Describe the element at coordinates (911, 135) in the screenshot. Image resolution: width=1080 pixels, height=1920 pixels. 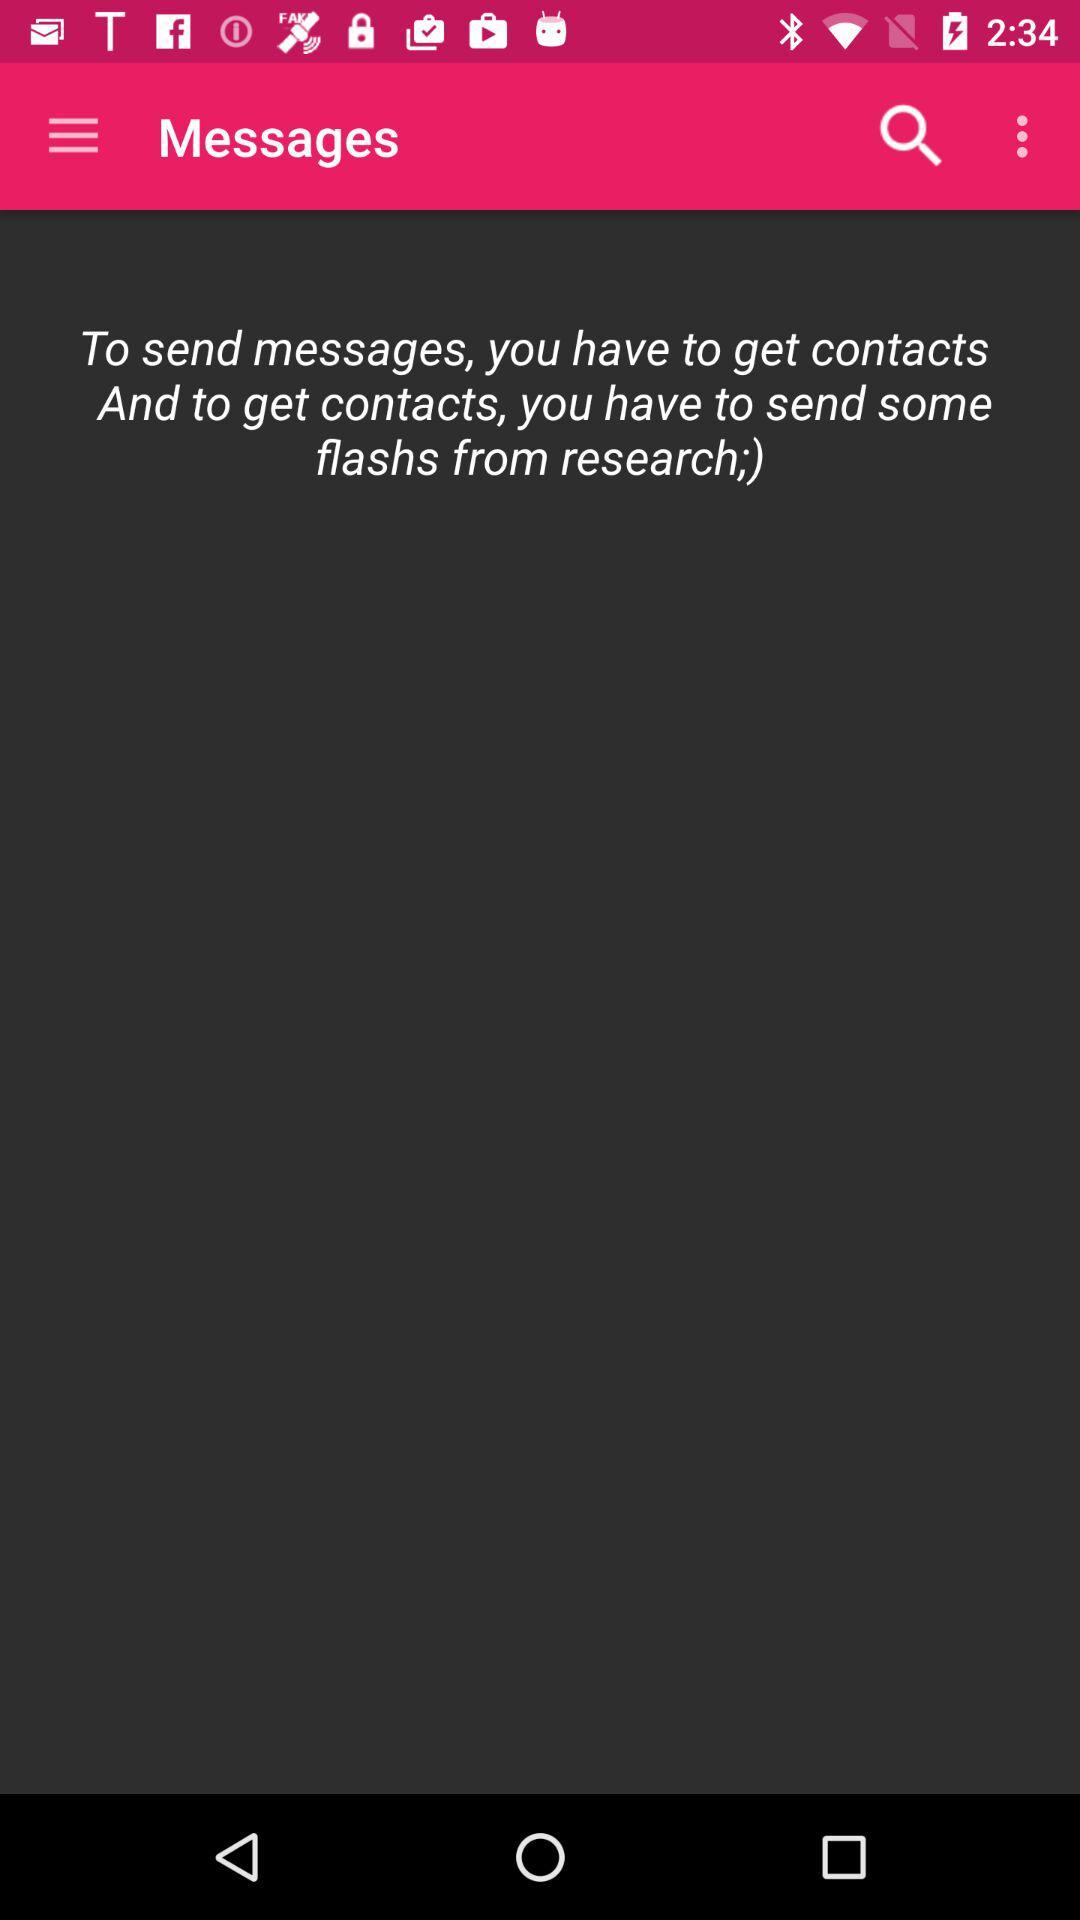
I see `icon above the to send messages` at that location.